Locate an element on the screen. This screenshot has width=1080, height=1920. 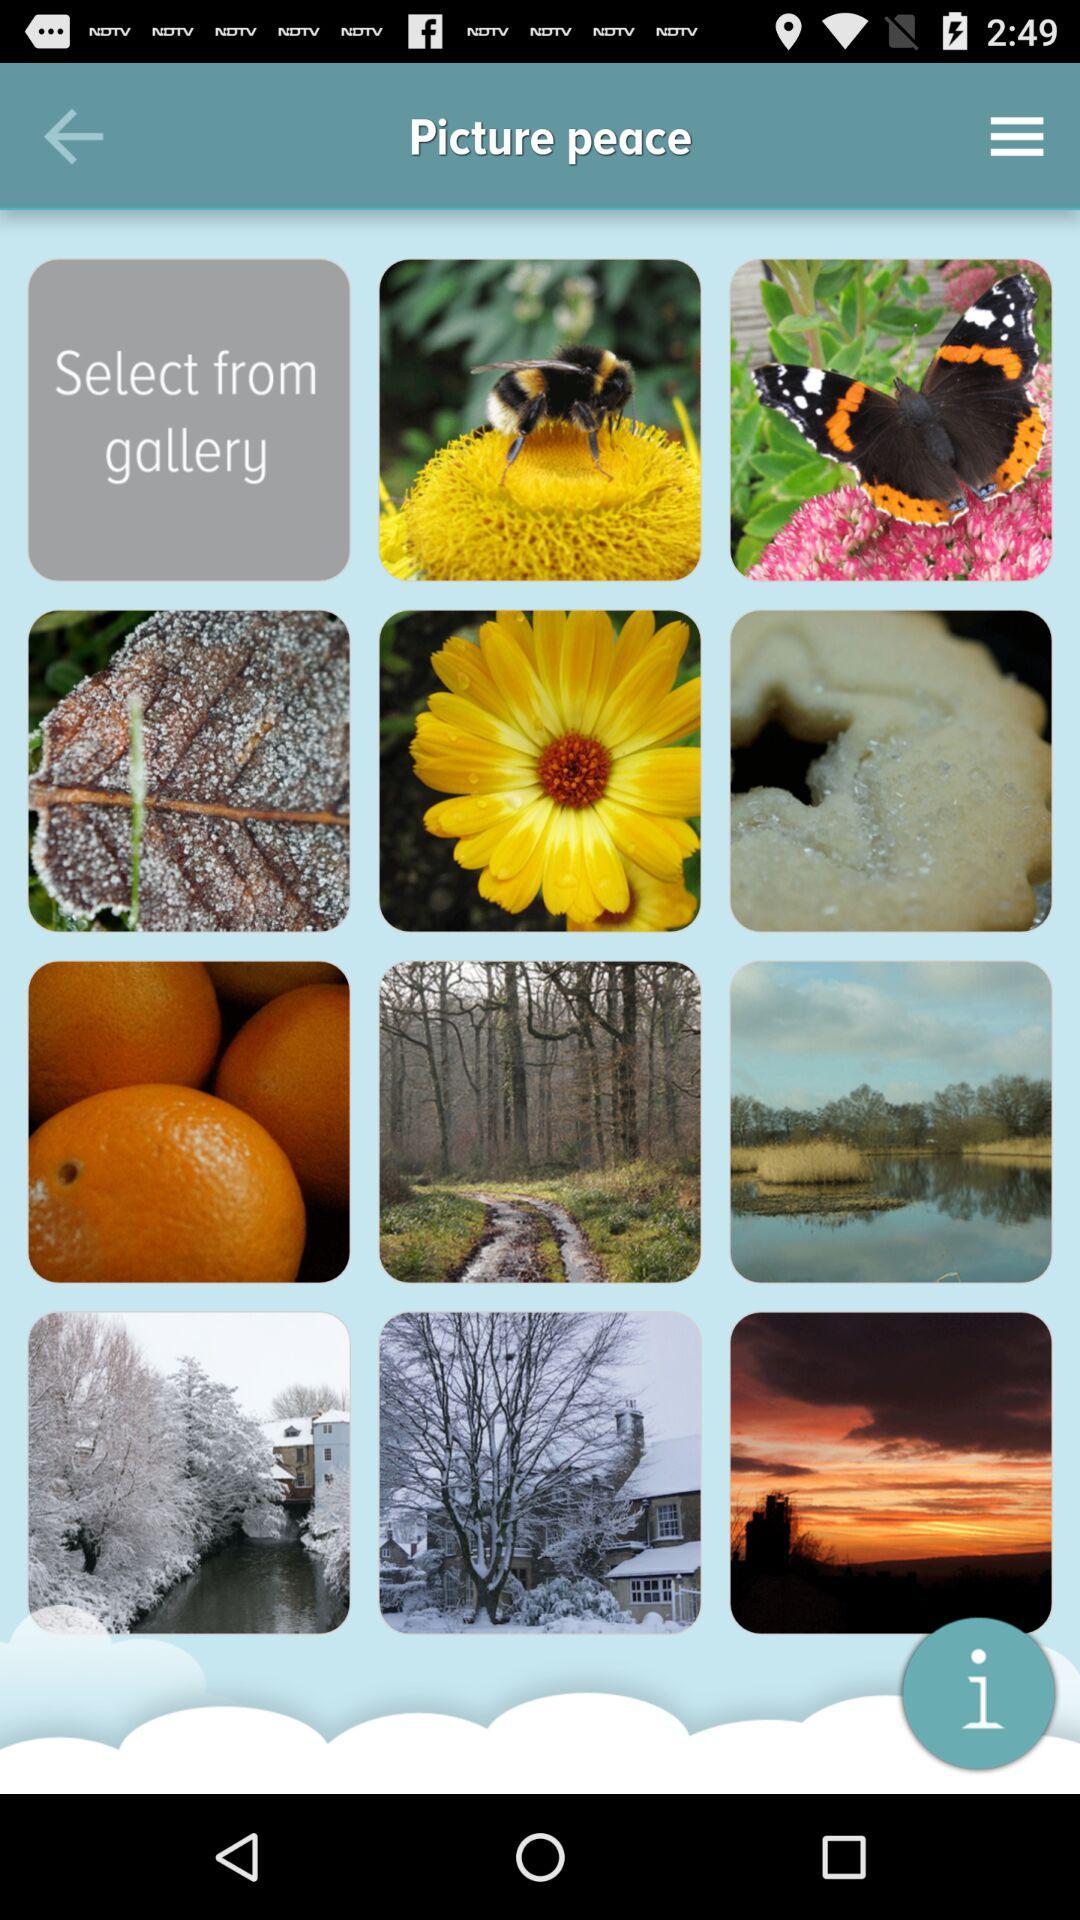
the icon to the right of picture peace icon is located at coordinates (1017, 135).